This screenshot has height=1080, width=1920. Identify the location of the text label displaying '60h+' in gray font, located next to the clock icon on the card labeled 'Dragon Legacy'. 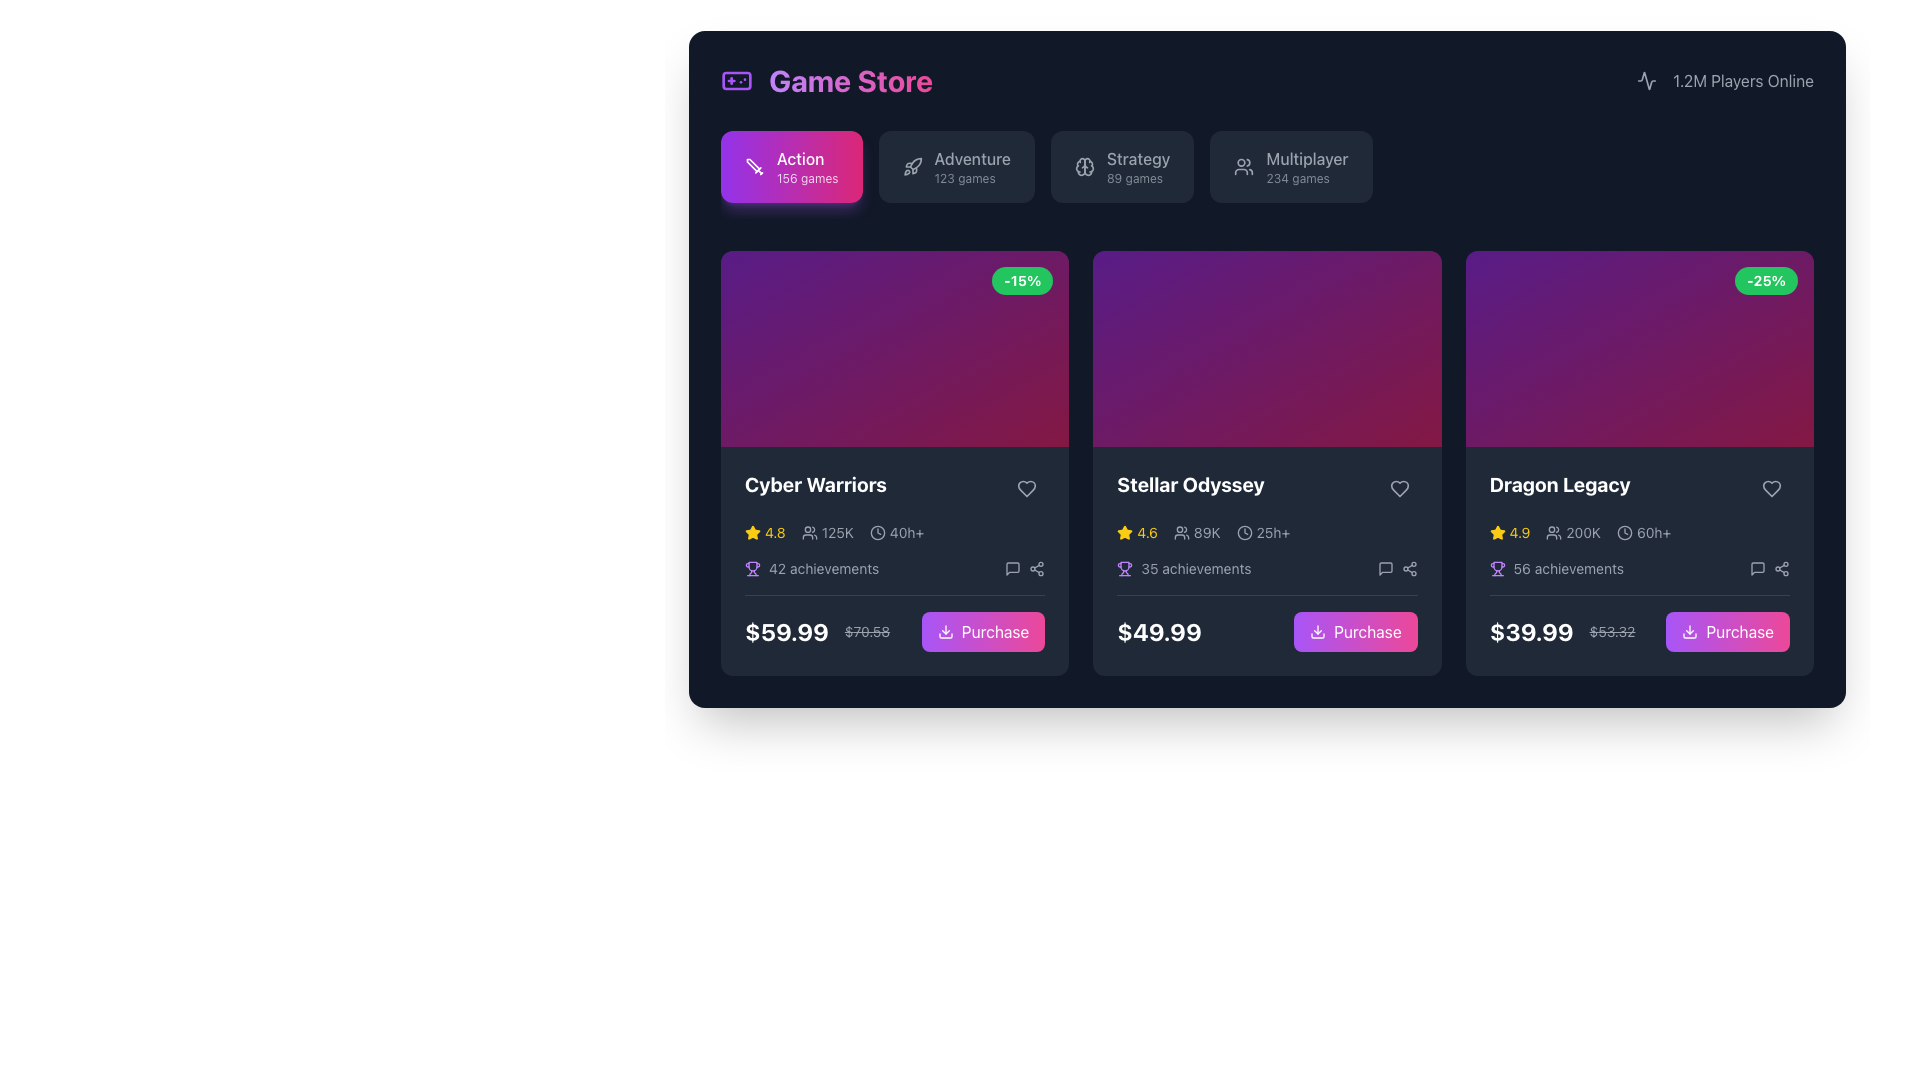
(1654, 531).